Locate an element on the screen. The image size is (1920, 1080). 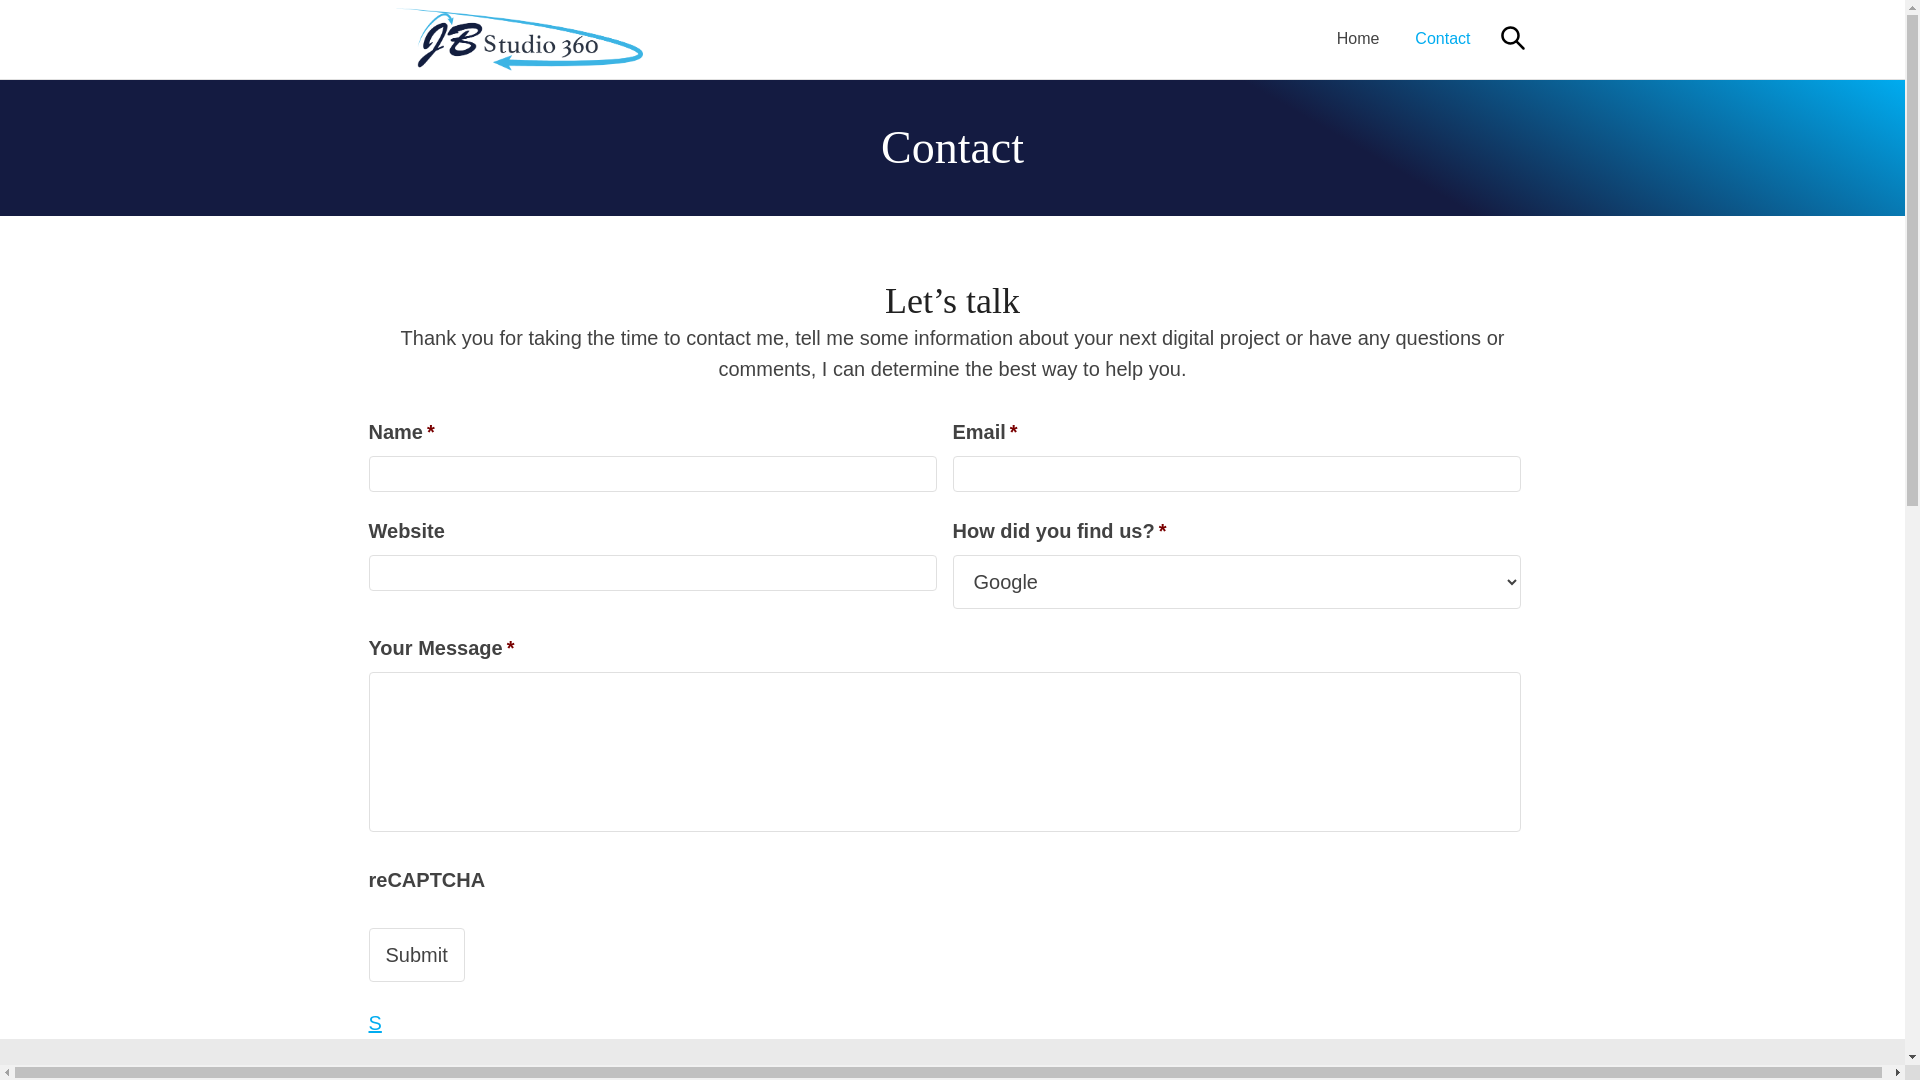
'Search' is located at coordinates (1512, 38).